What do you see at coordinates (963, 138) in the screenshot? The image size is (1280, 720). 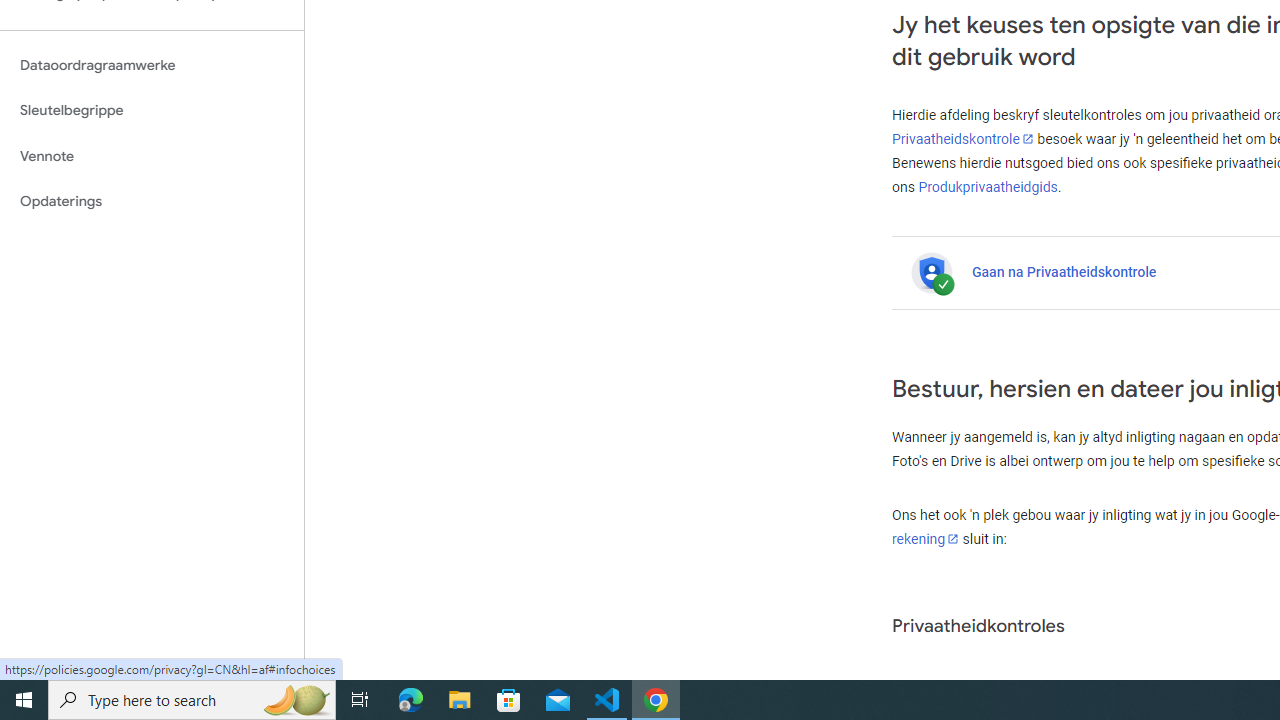 I see `'Privaatheidskontrole'` at bounding box center [963, 138].